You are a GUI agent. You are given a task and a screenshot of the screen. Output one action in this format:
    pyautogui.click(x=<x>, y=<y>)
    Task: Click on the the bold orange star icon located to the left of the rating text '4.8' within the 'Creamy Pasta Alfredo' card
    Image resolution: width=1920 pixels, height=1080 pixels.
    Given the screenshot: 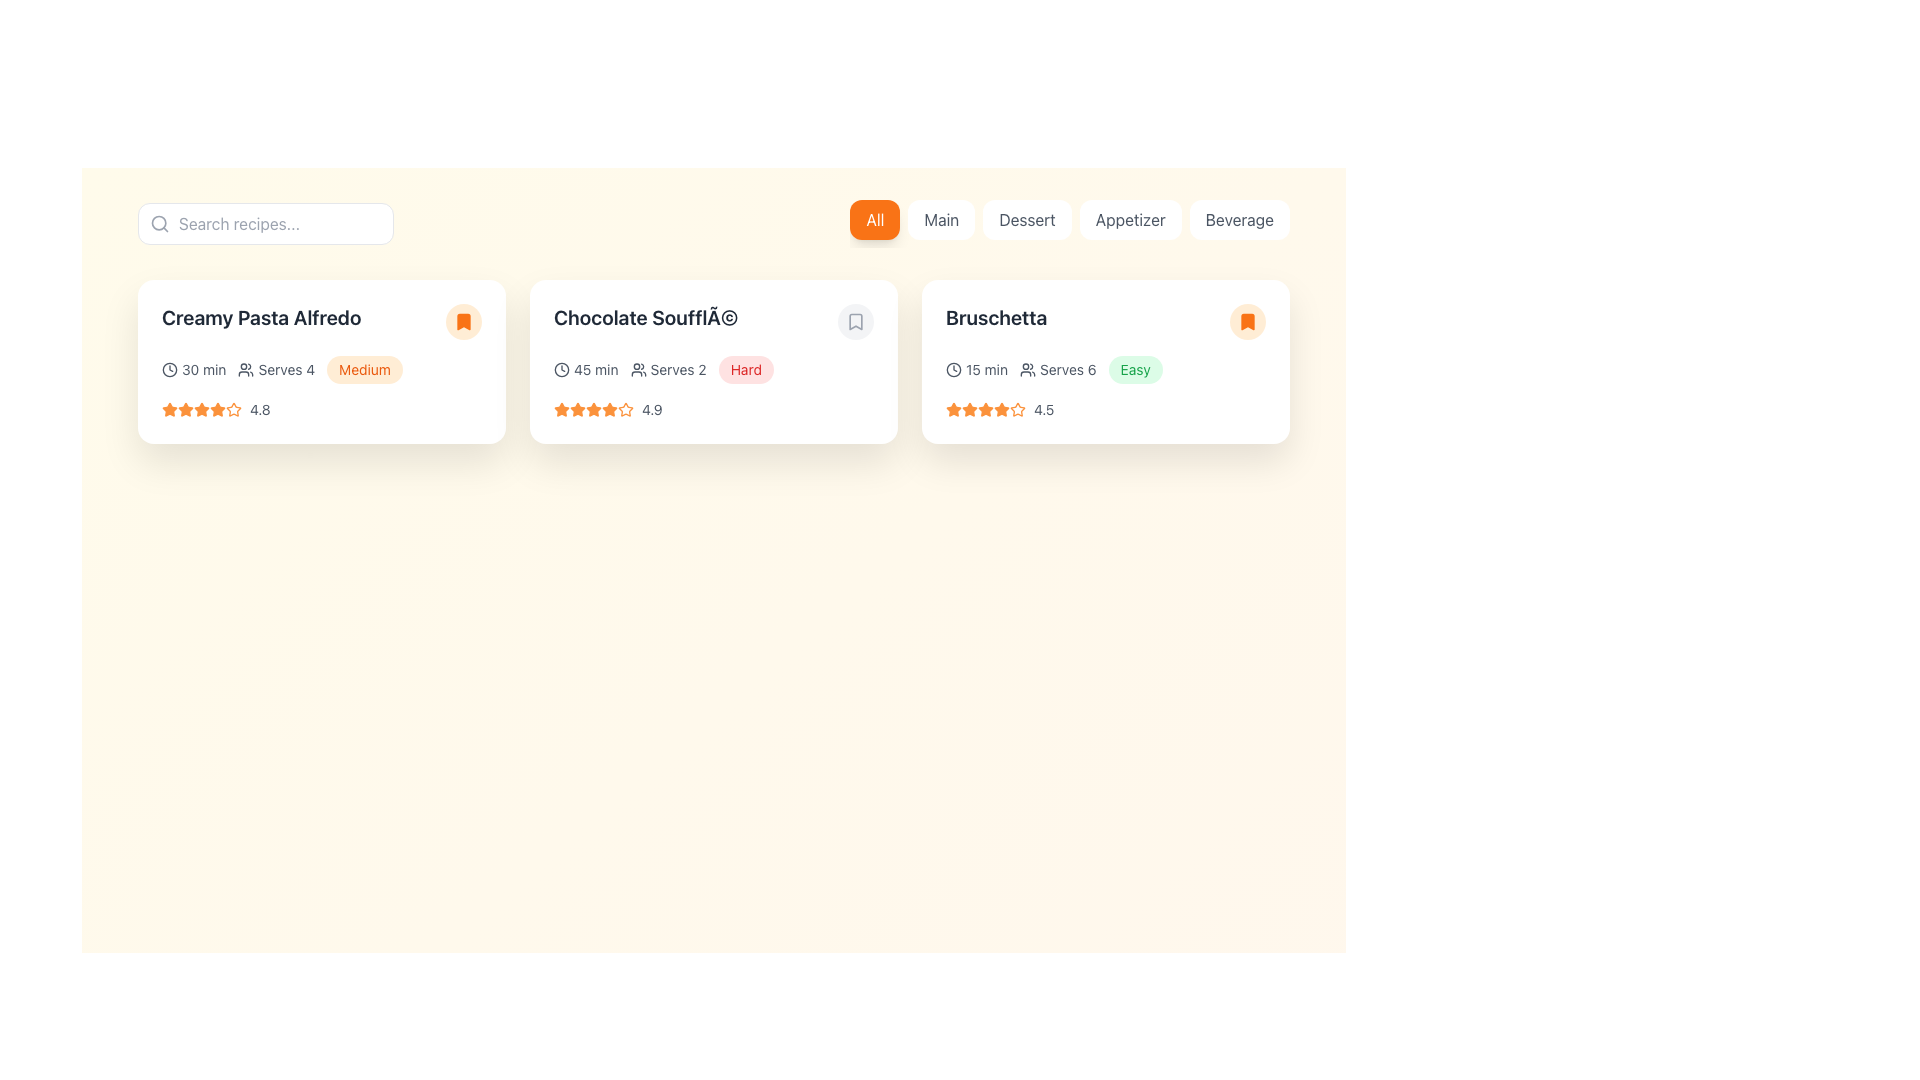 What is the action you would take?
    pyautogui.click(x=217, y=408)
    